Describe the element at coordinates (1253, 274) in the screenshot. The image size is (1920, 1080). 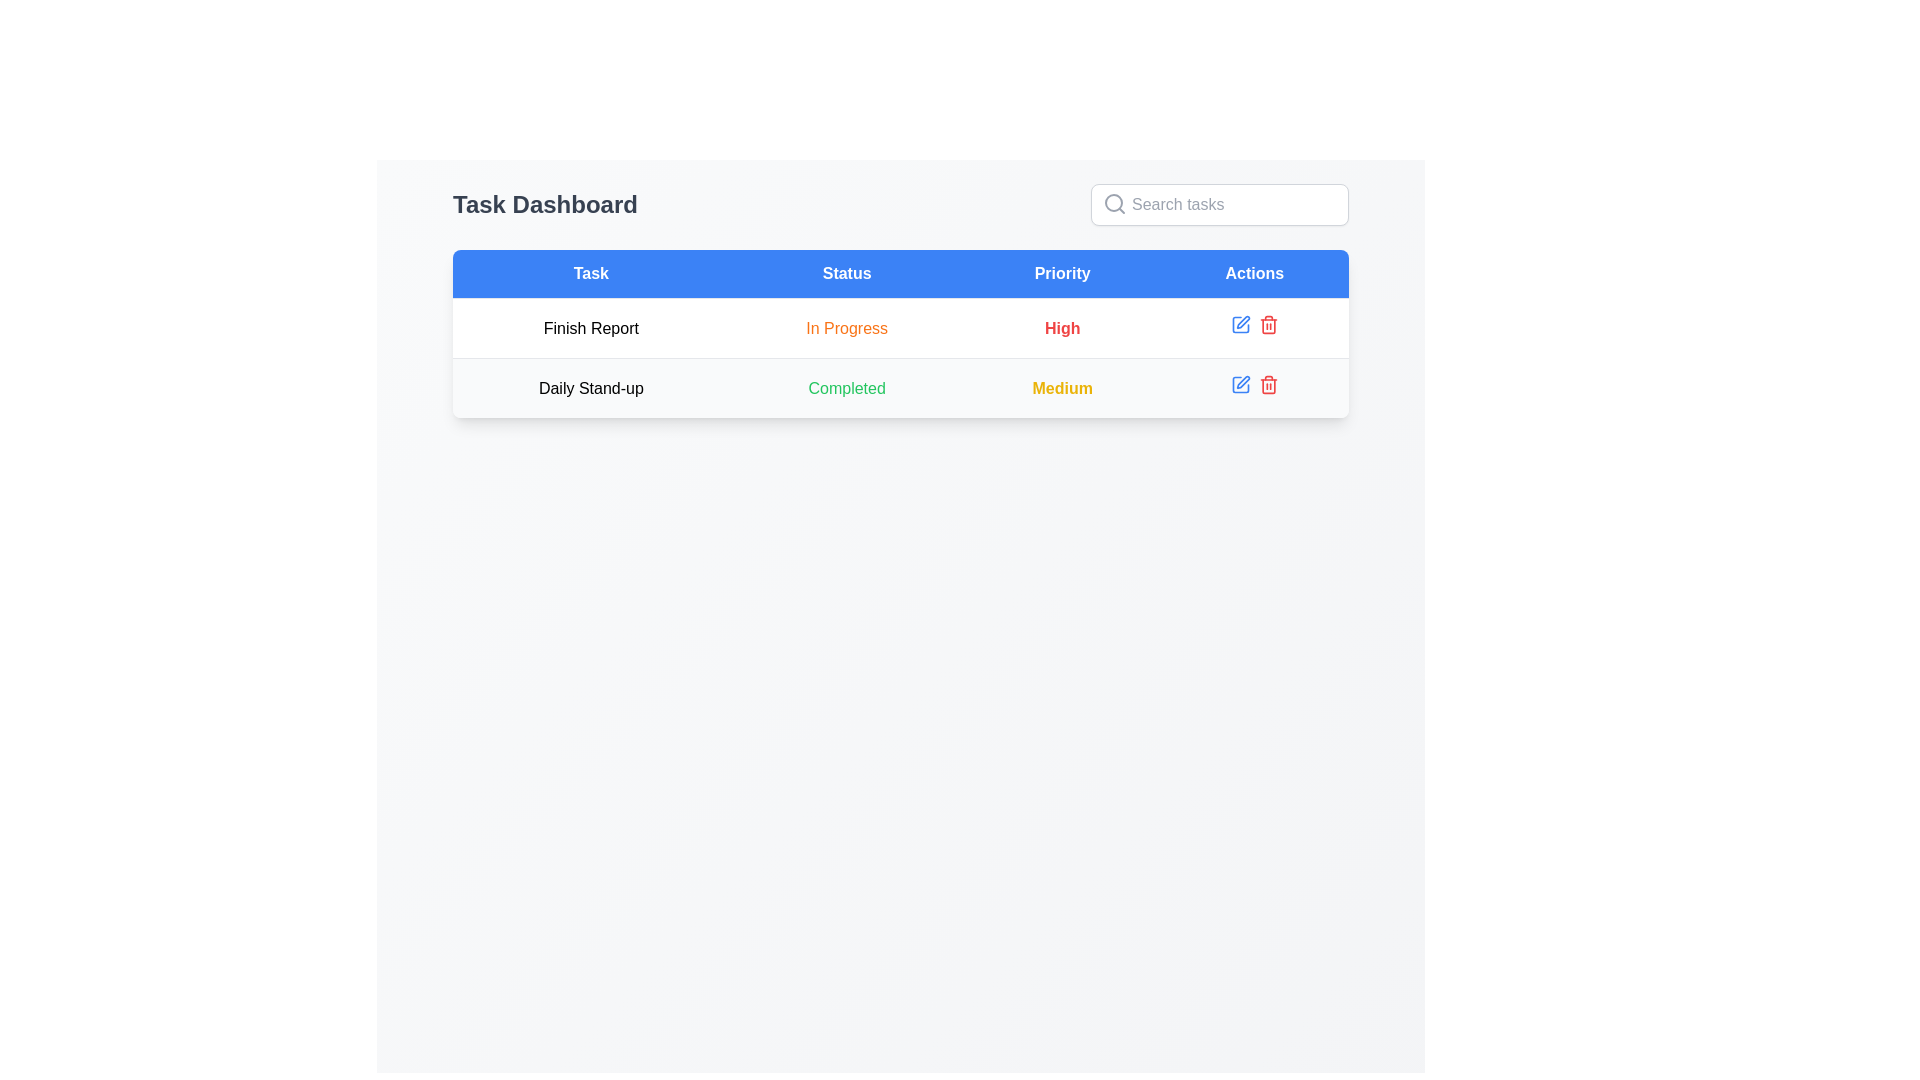
I see `the 'Actions' header label in the table, which is the fourth header on the far right in its row, adjacent to the 'Priority' column header` at that location.